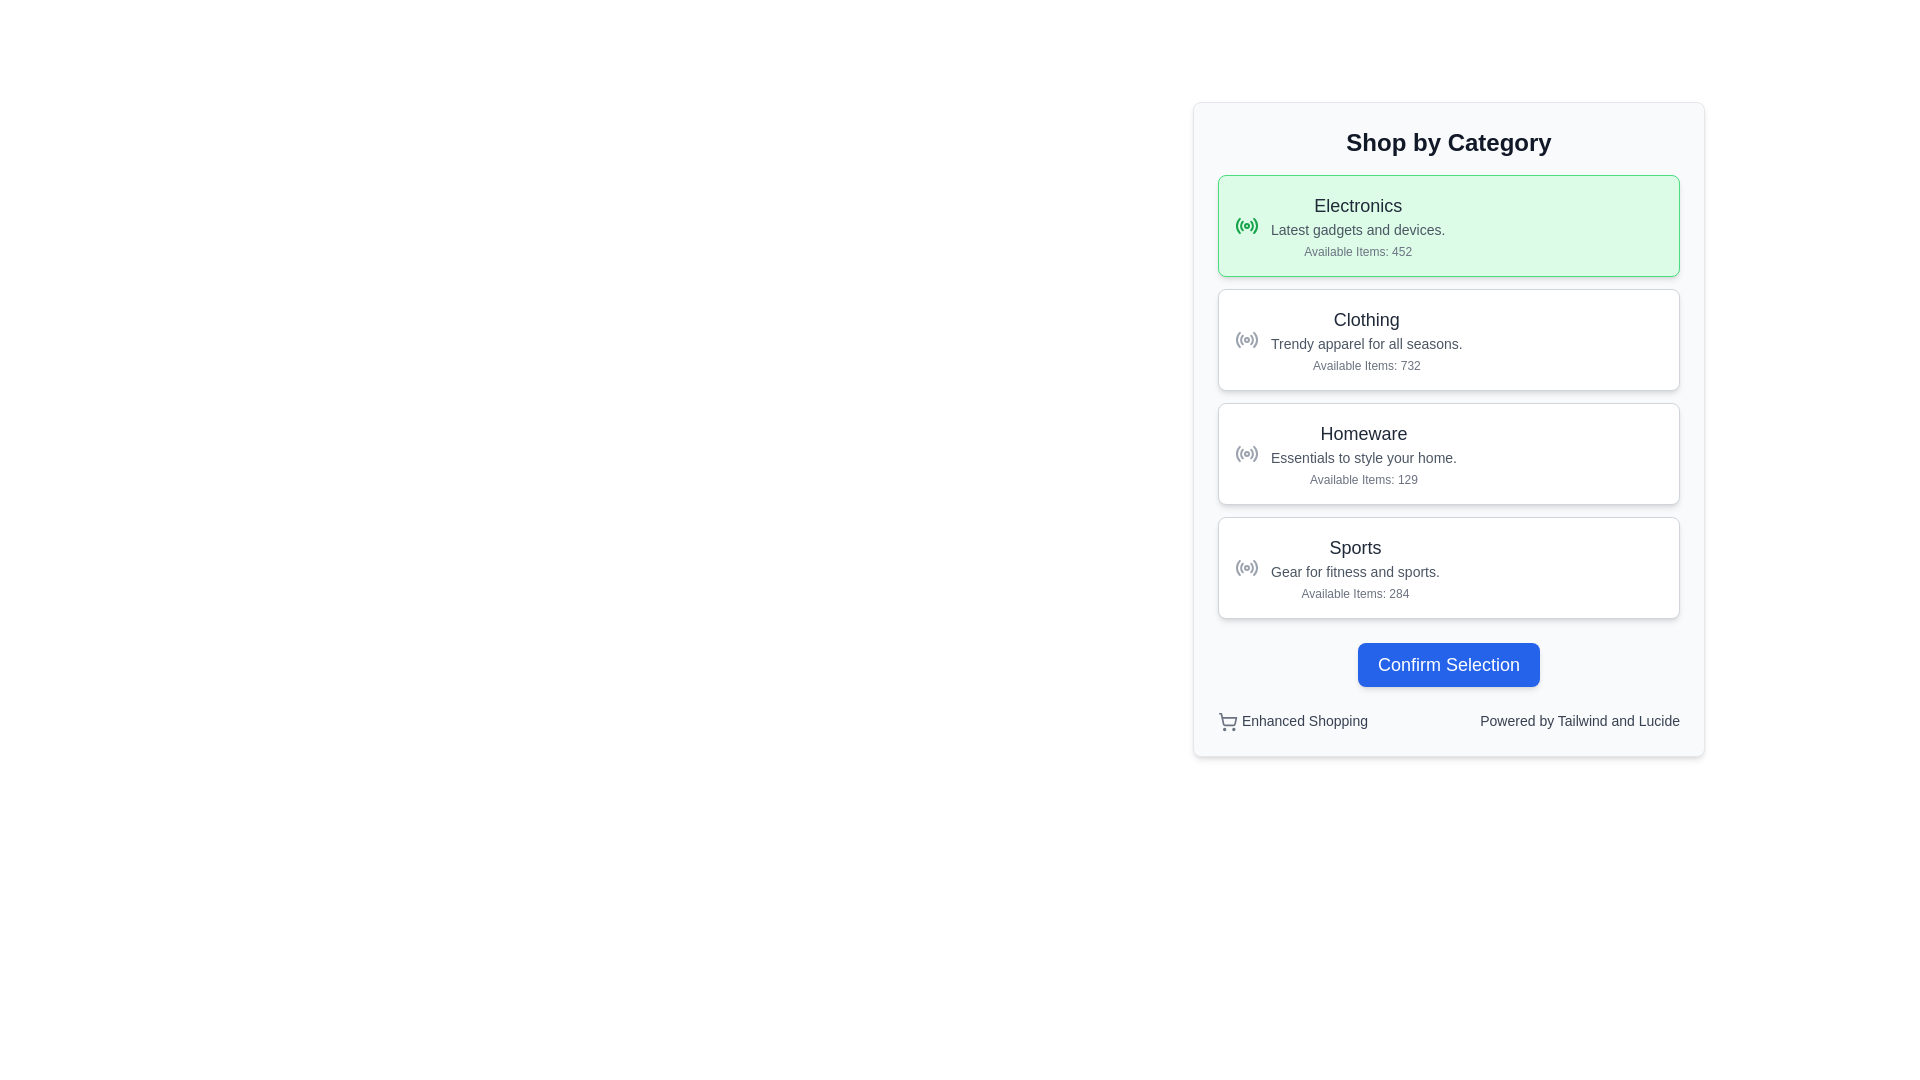  I want to click on the 'Clothing' card element, which is the second card in a vertical stack of four cards, featuring a white background, gray border, and the title 'Clothing', so click(1449, 338).